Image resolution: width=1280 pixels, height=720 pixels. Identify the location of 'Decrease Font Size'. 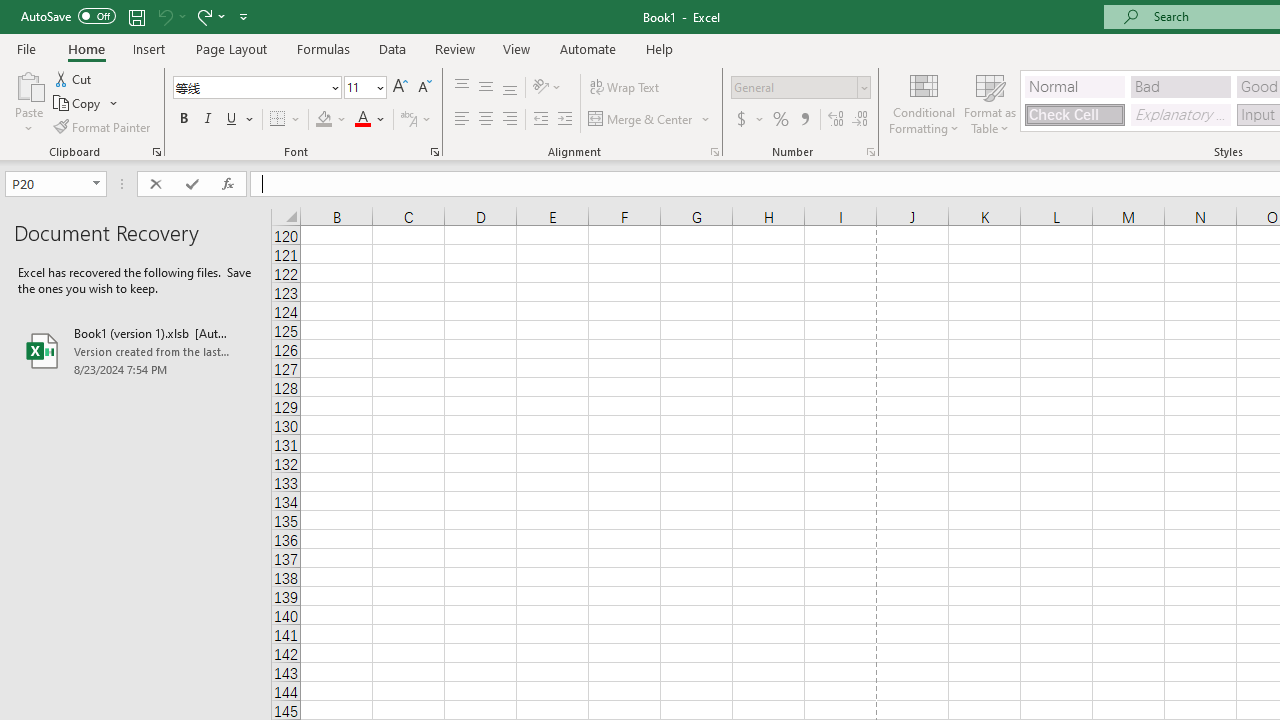
(423, 86).